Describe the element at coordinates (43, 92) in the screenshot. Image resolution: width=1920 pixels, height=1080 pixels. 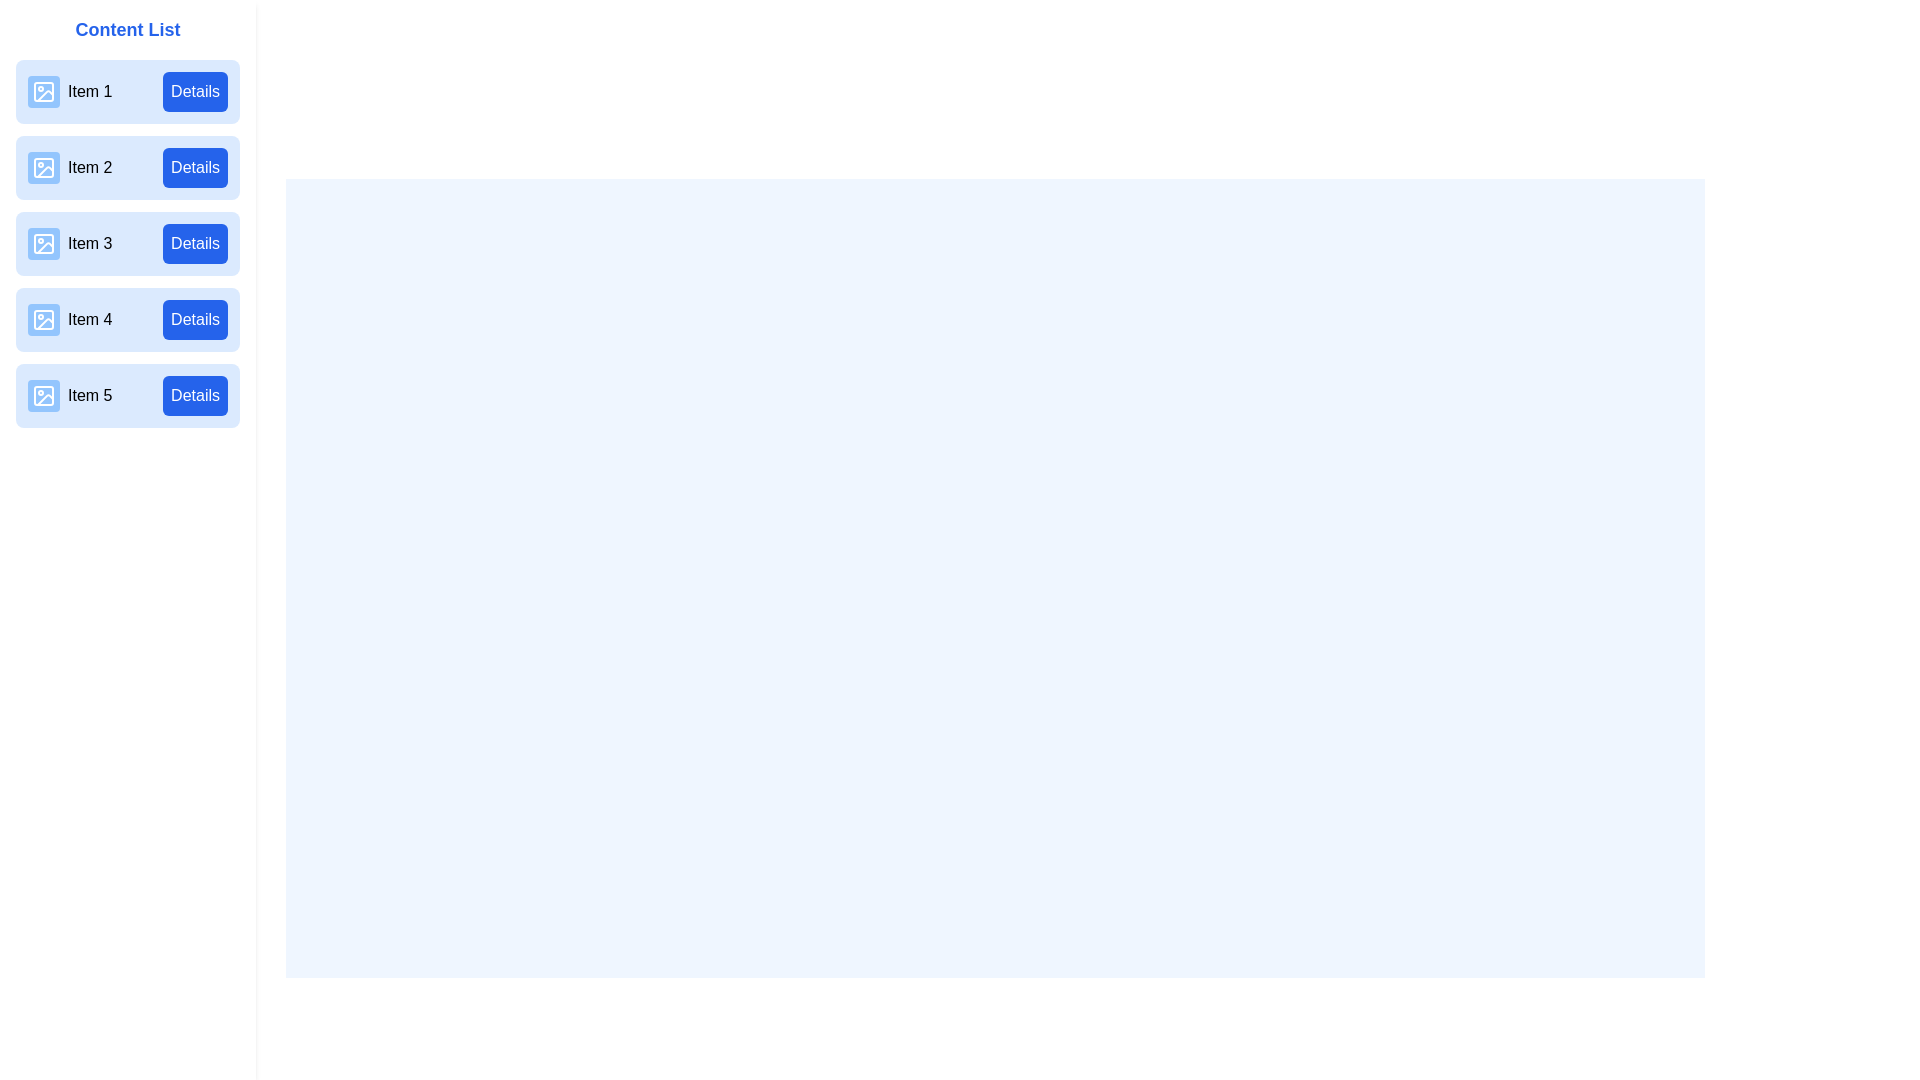
I see `the small square-shaped icon with a light blue background and rounded corners located to the left of the text 'Item 1' in the 'Content List.'` at that location.